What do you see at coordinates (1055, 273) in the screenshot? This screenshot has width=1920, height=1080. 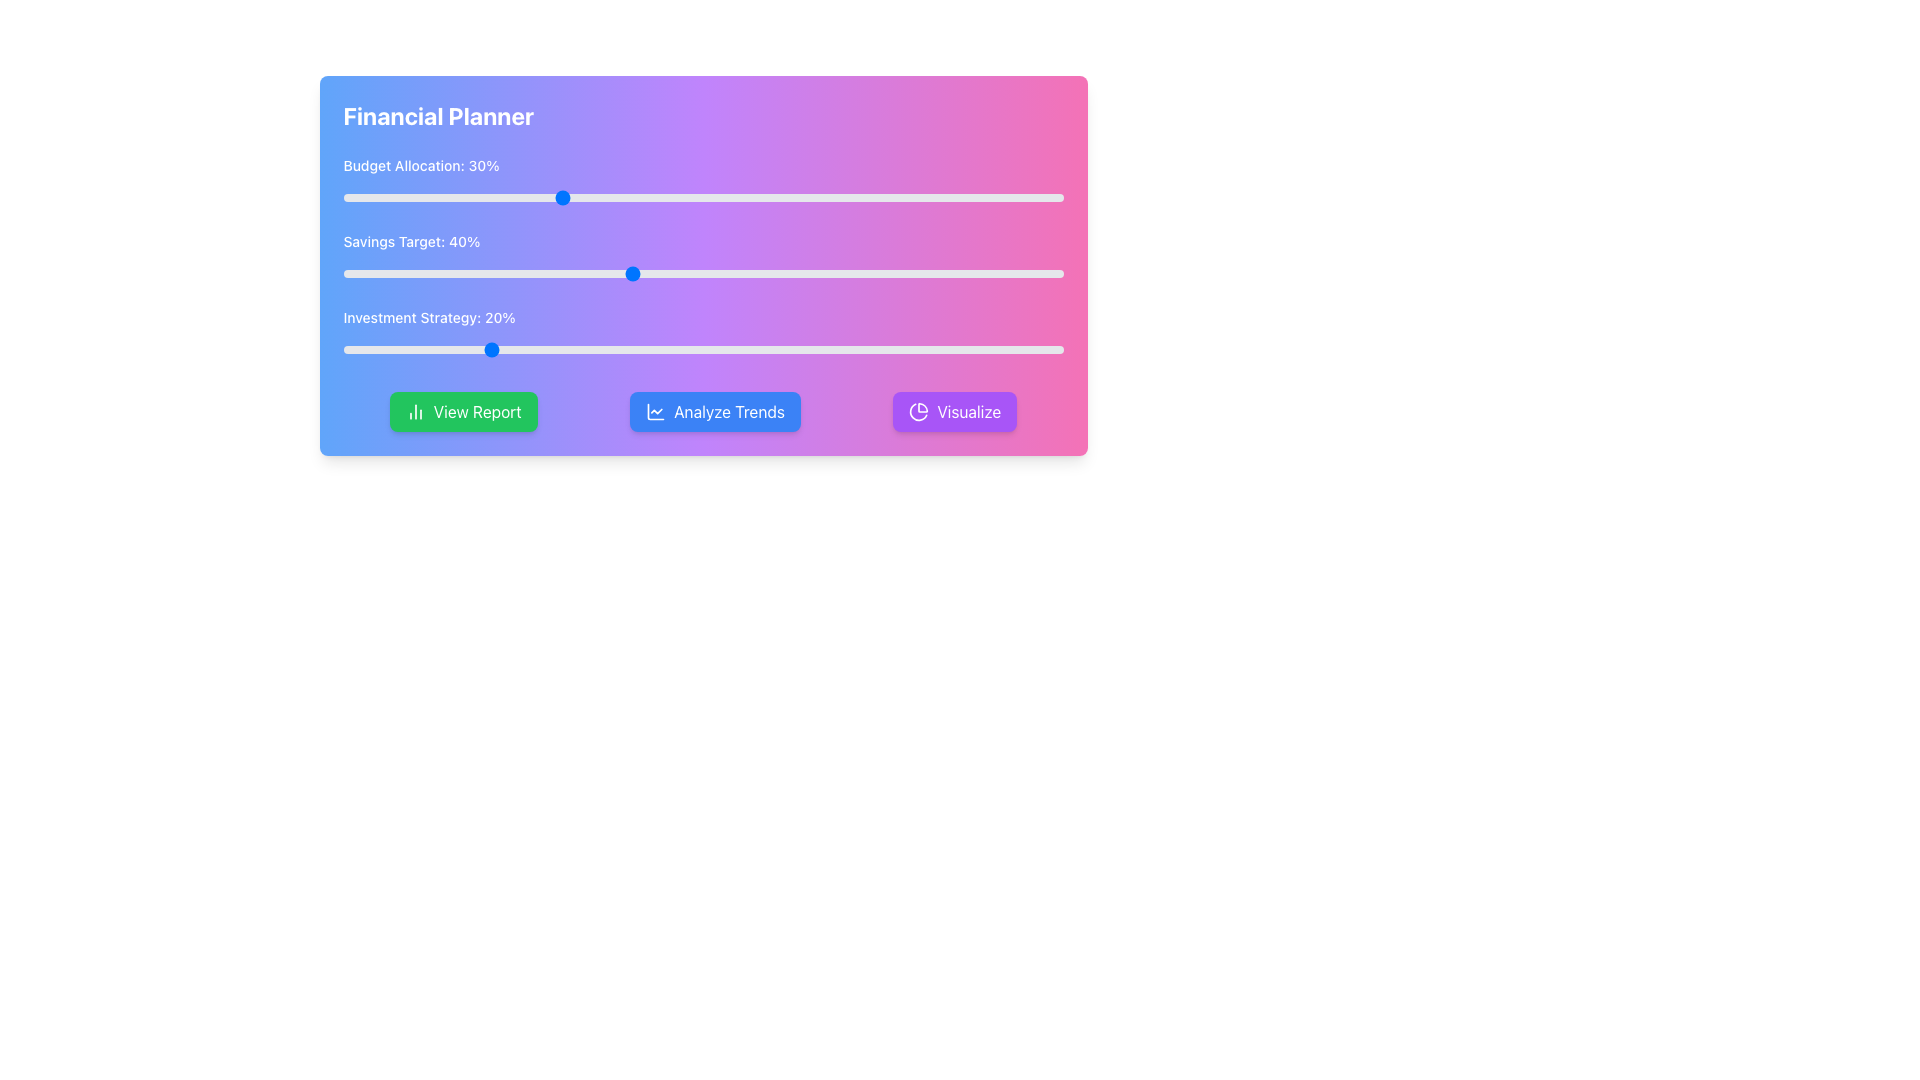 I see `the savings target percentage` at bounding box center [1055, 273].